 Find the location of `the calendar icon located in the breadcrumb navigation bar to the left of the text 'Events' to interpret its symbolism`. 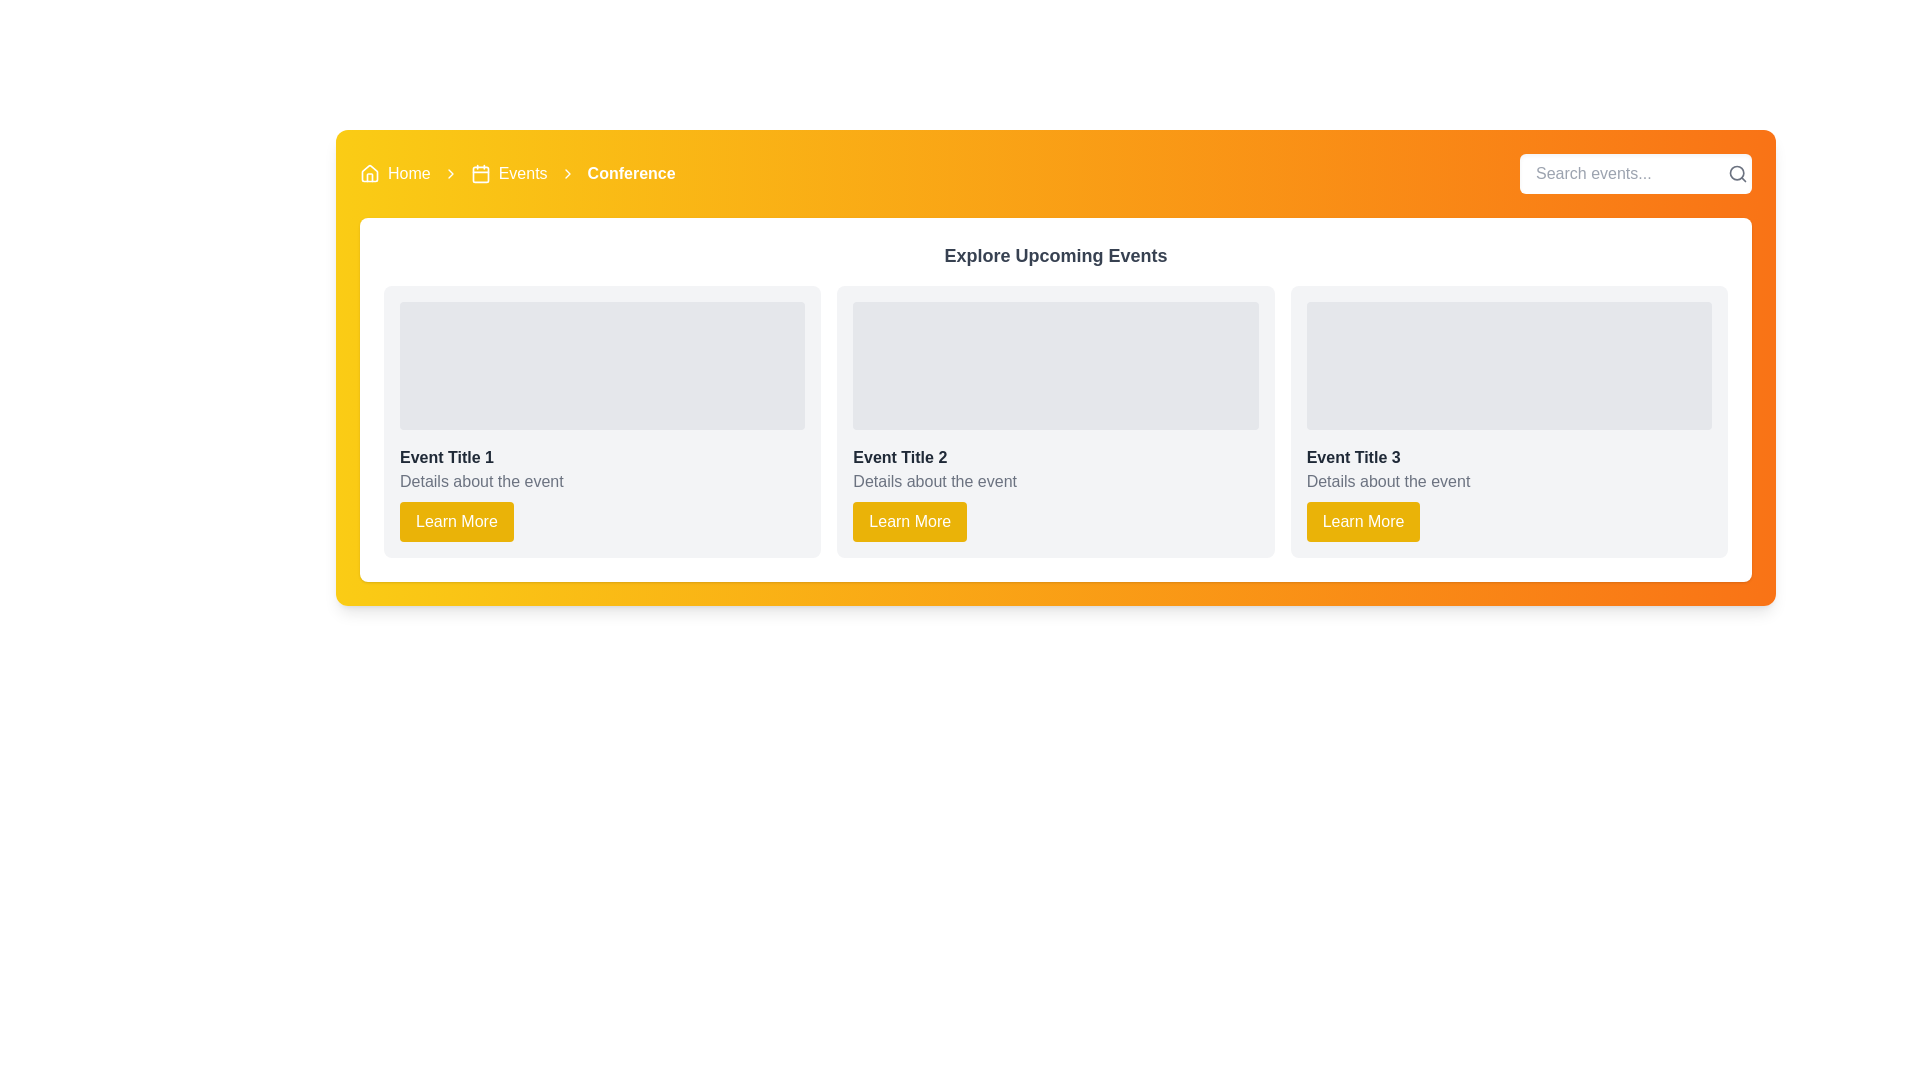

the calendar icon located in the breadcrumb navigation bar to the left of the text 'Events' to interpret its symbolism is located at coordinates (480, 172).